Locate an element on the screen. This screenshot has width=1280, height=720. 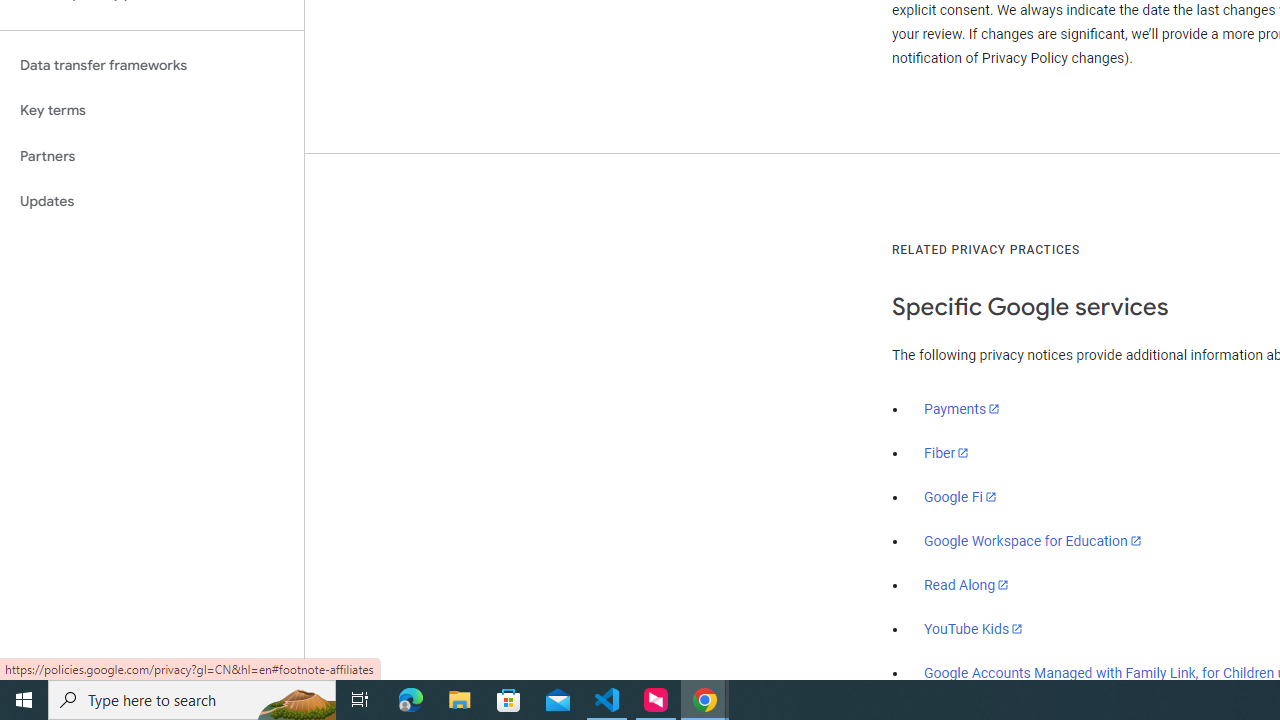
'Partners' is located at coordinates (151, 155).